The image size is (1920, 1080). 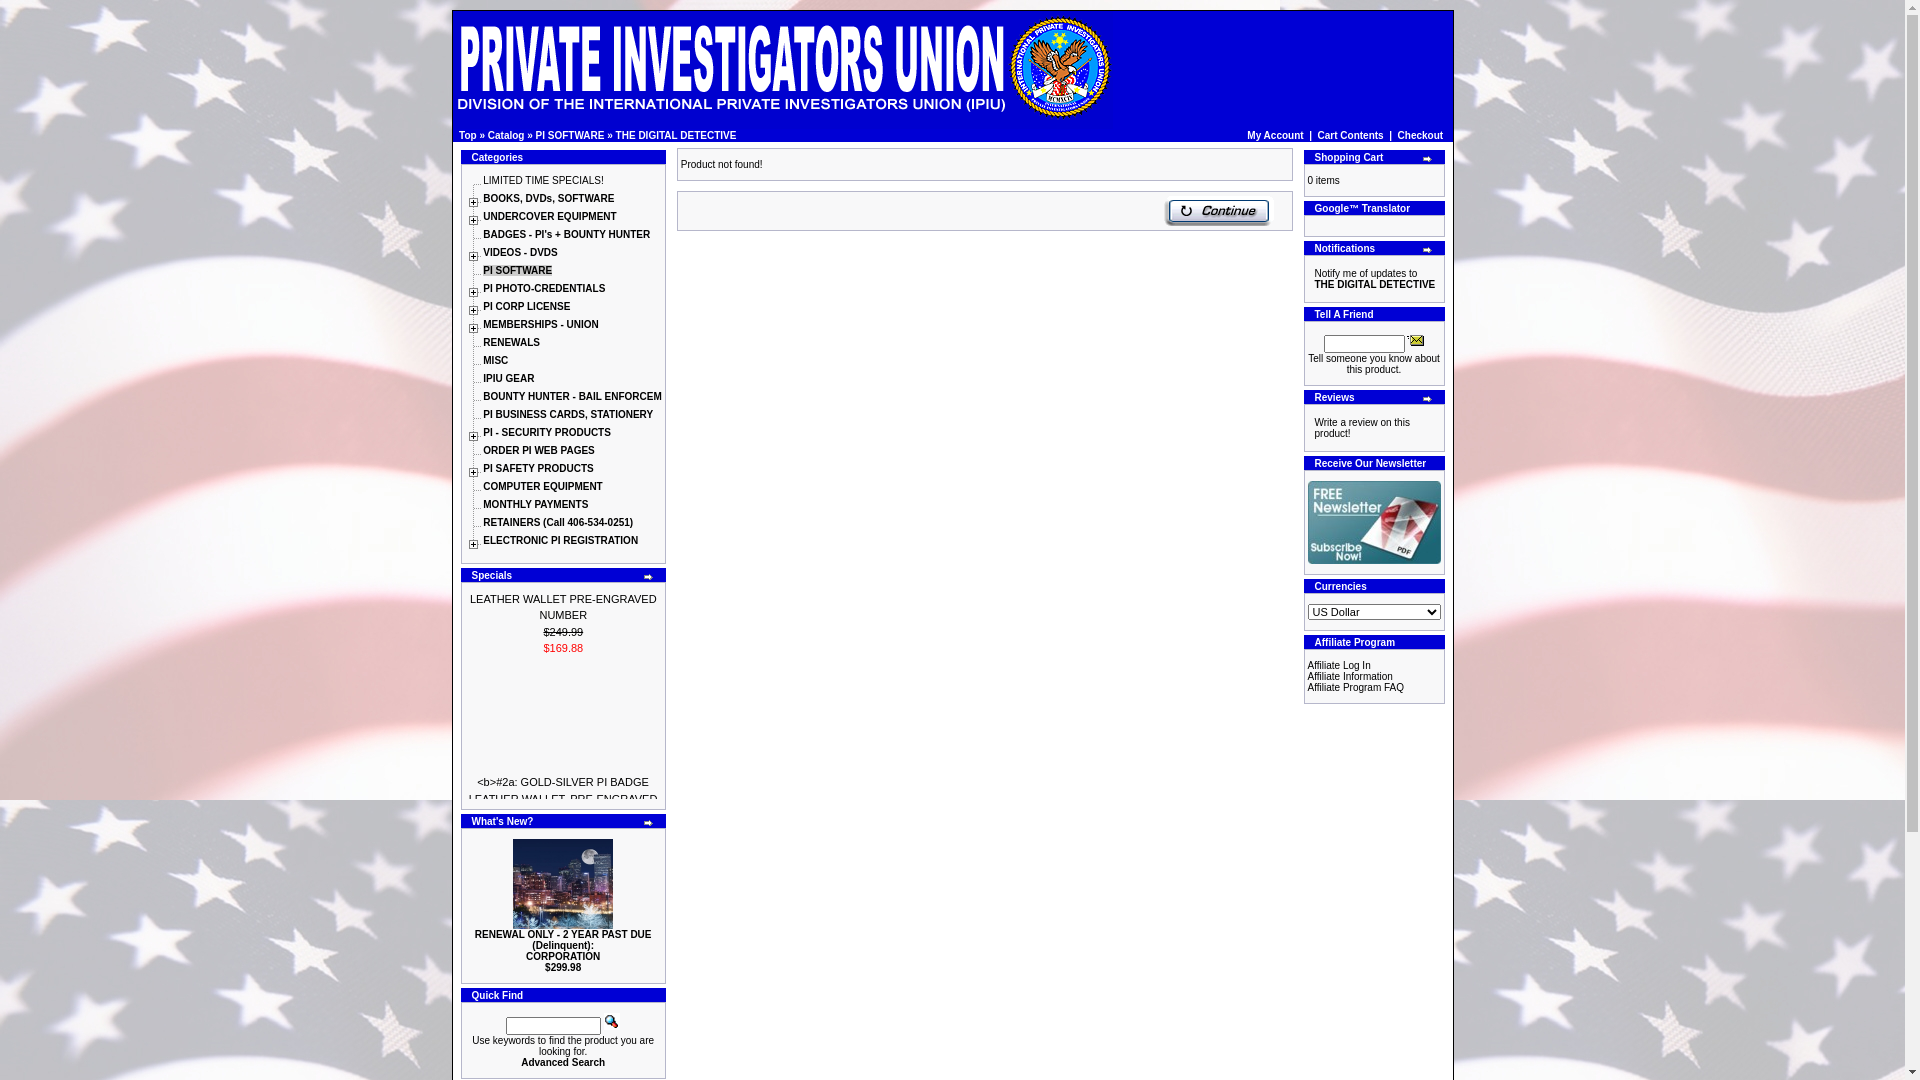 What do you see at coordinates (542, 486) in the screenshot?
I see `'COMPUTER EQUIPMENT'` at bounding box center [542, 486].